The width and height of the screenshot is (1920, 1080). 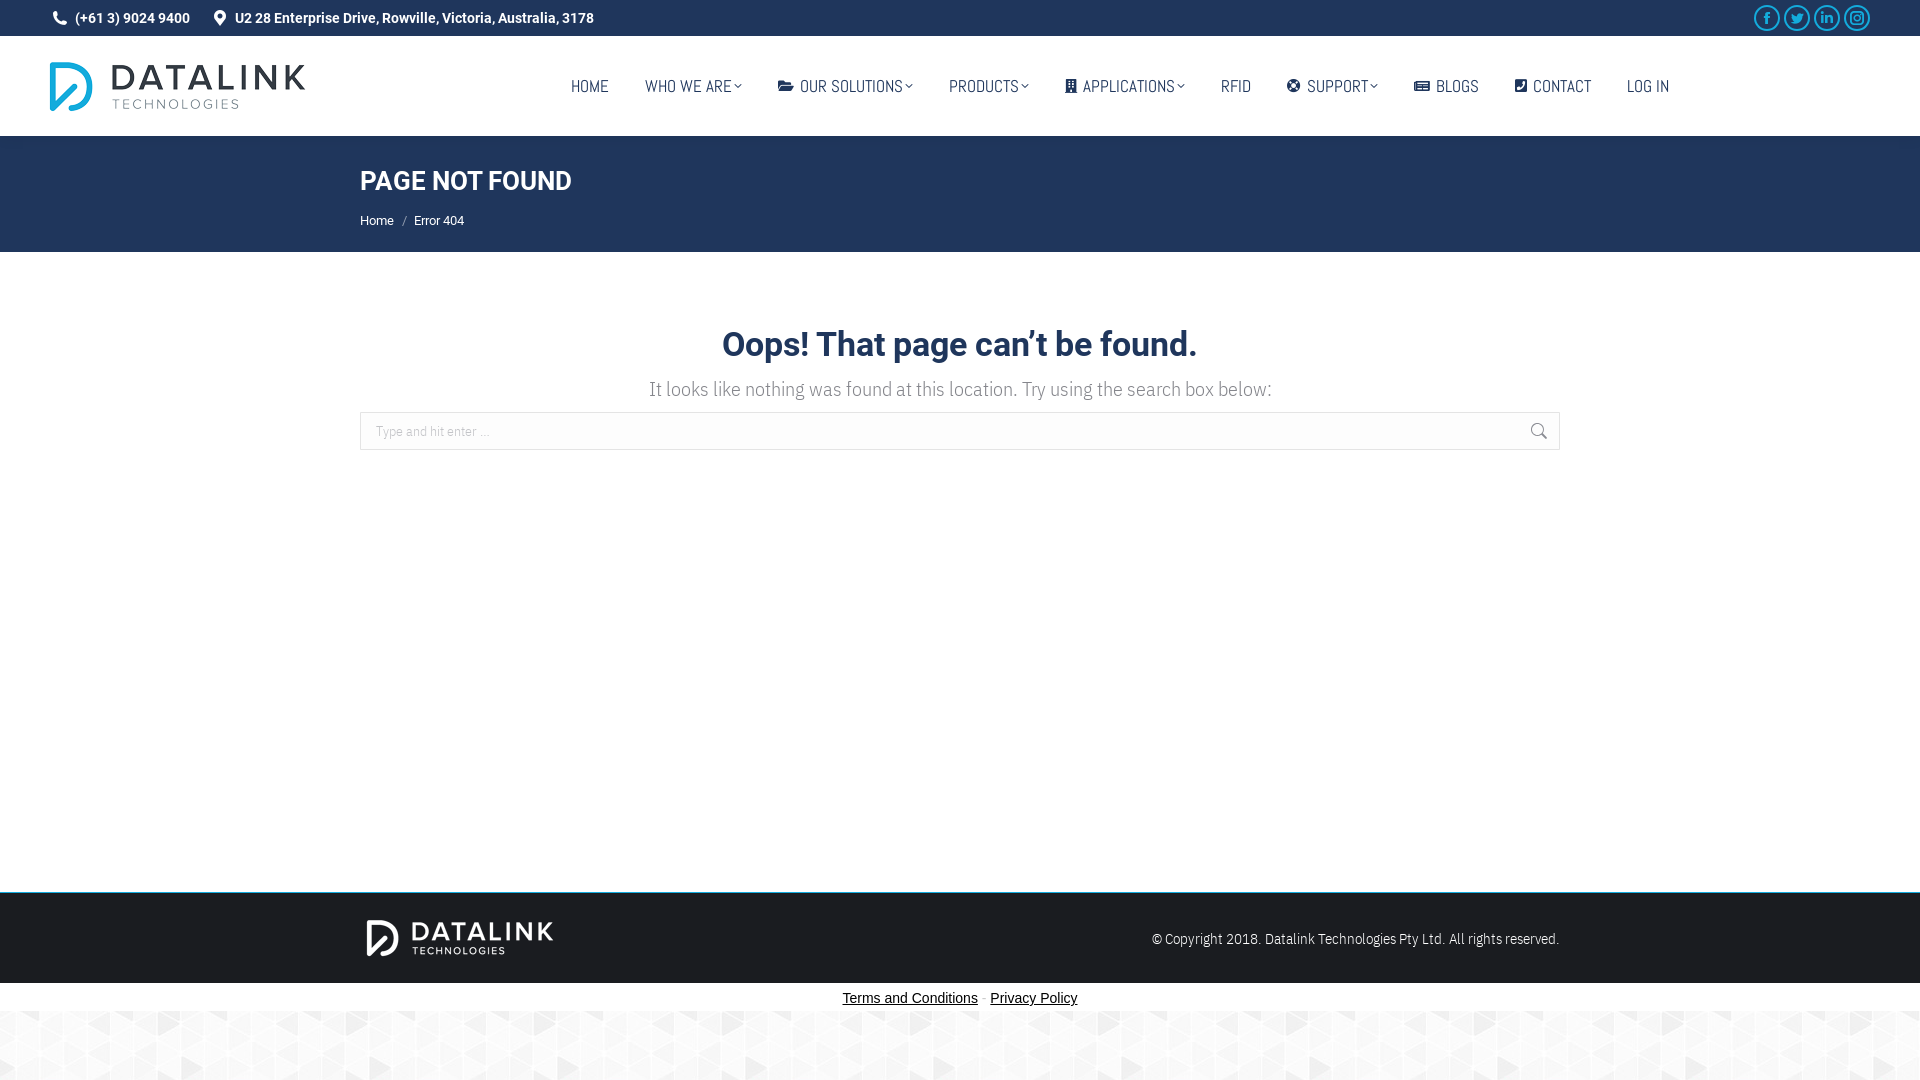 What do you see at coordinates (1796, 18) in the screenshot?
I see `'Twitter page opens in new window'` at bounding box center [1796, 18].